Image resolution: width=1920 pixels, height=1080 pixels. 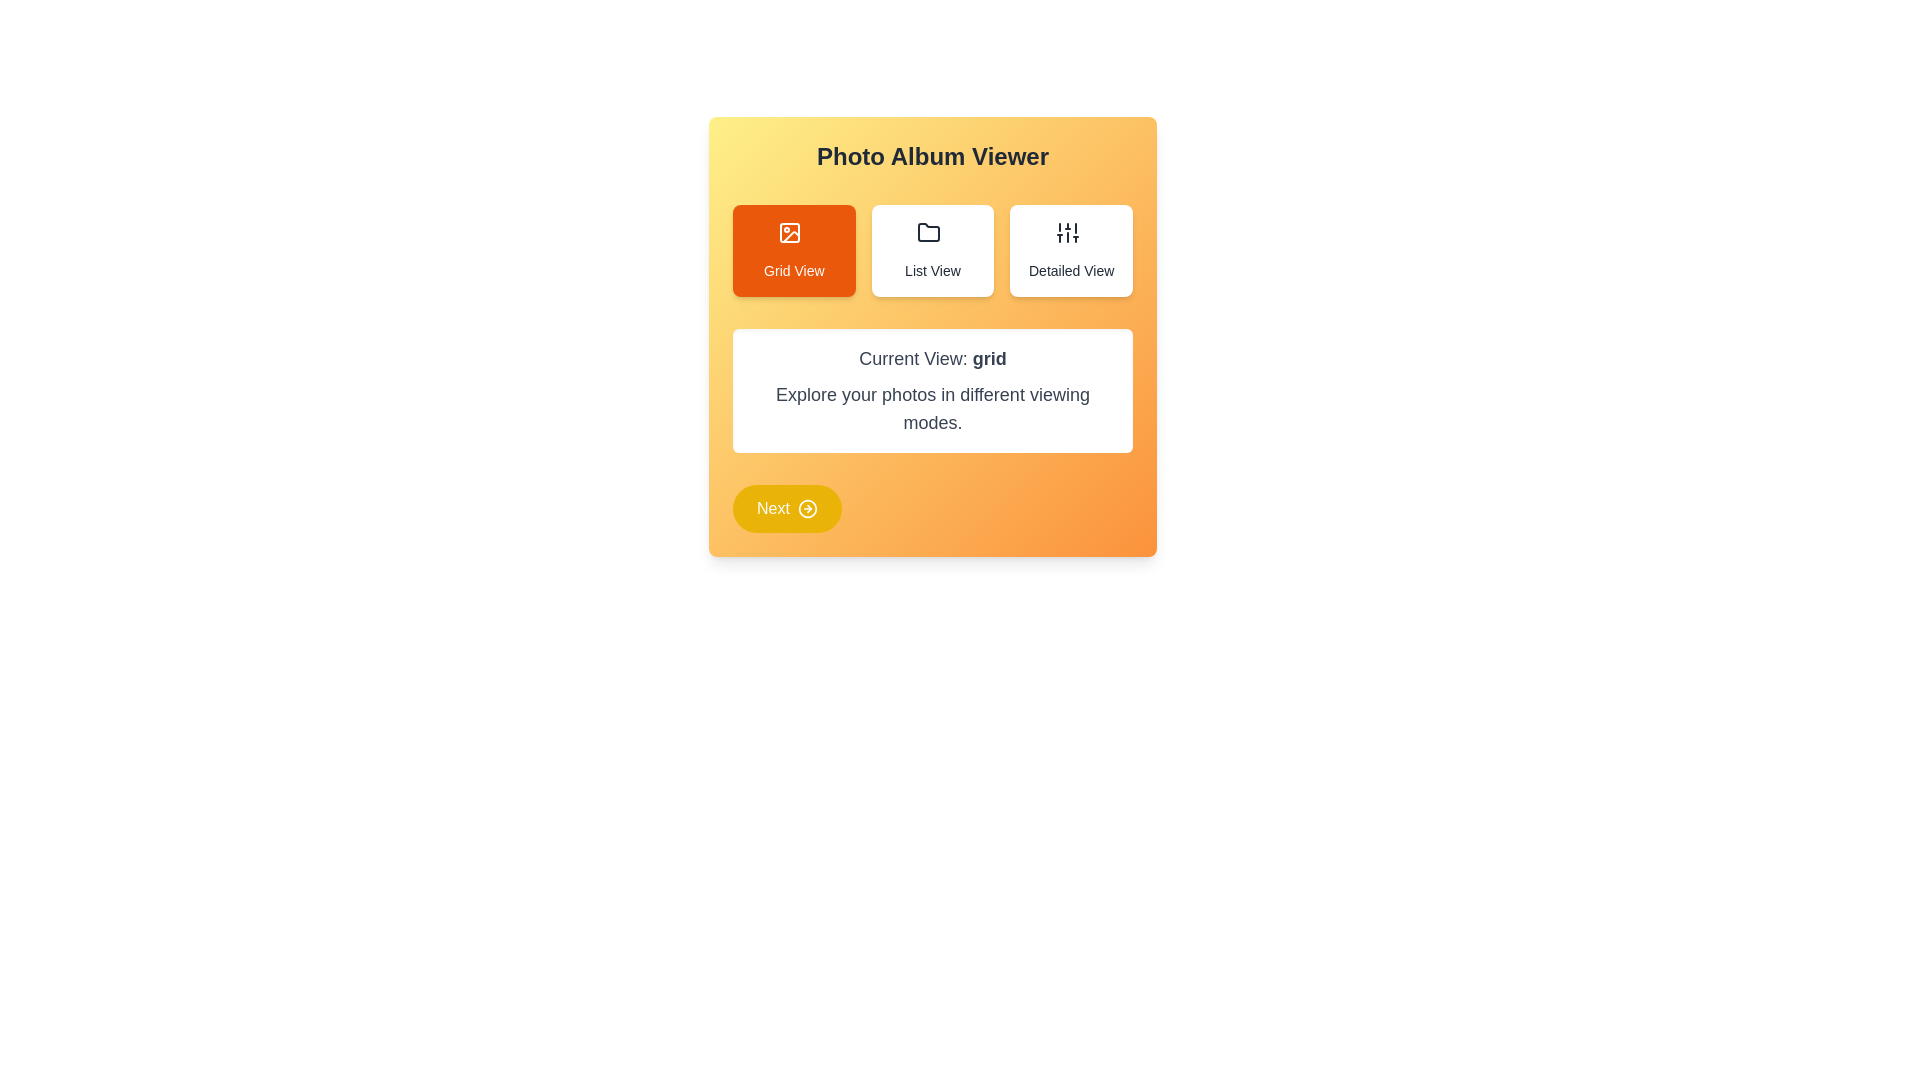 I want to click on the 'Grid View' text label, which is displayed in white on an orange background and indicates the grid view mode in the photo album viewer interface, so click(x=793, y=270).